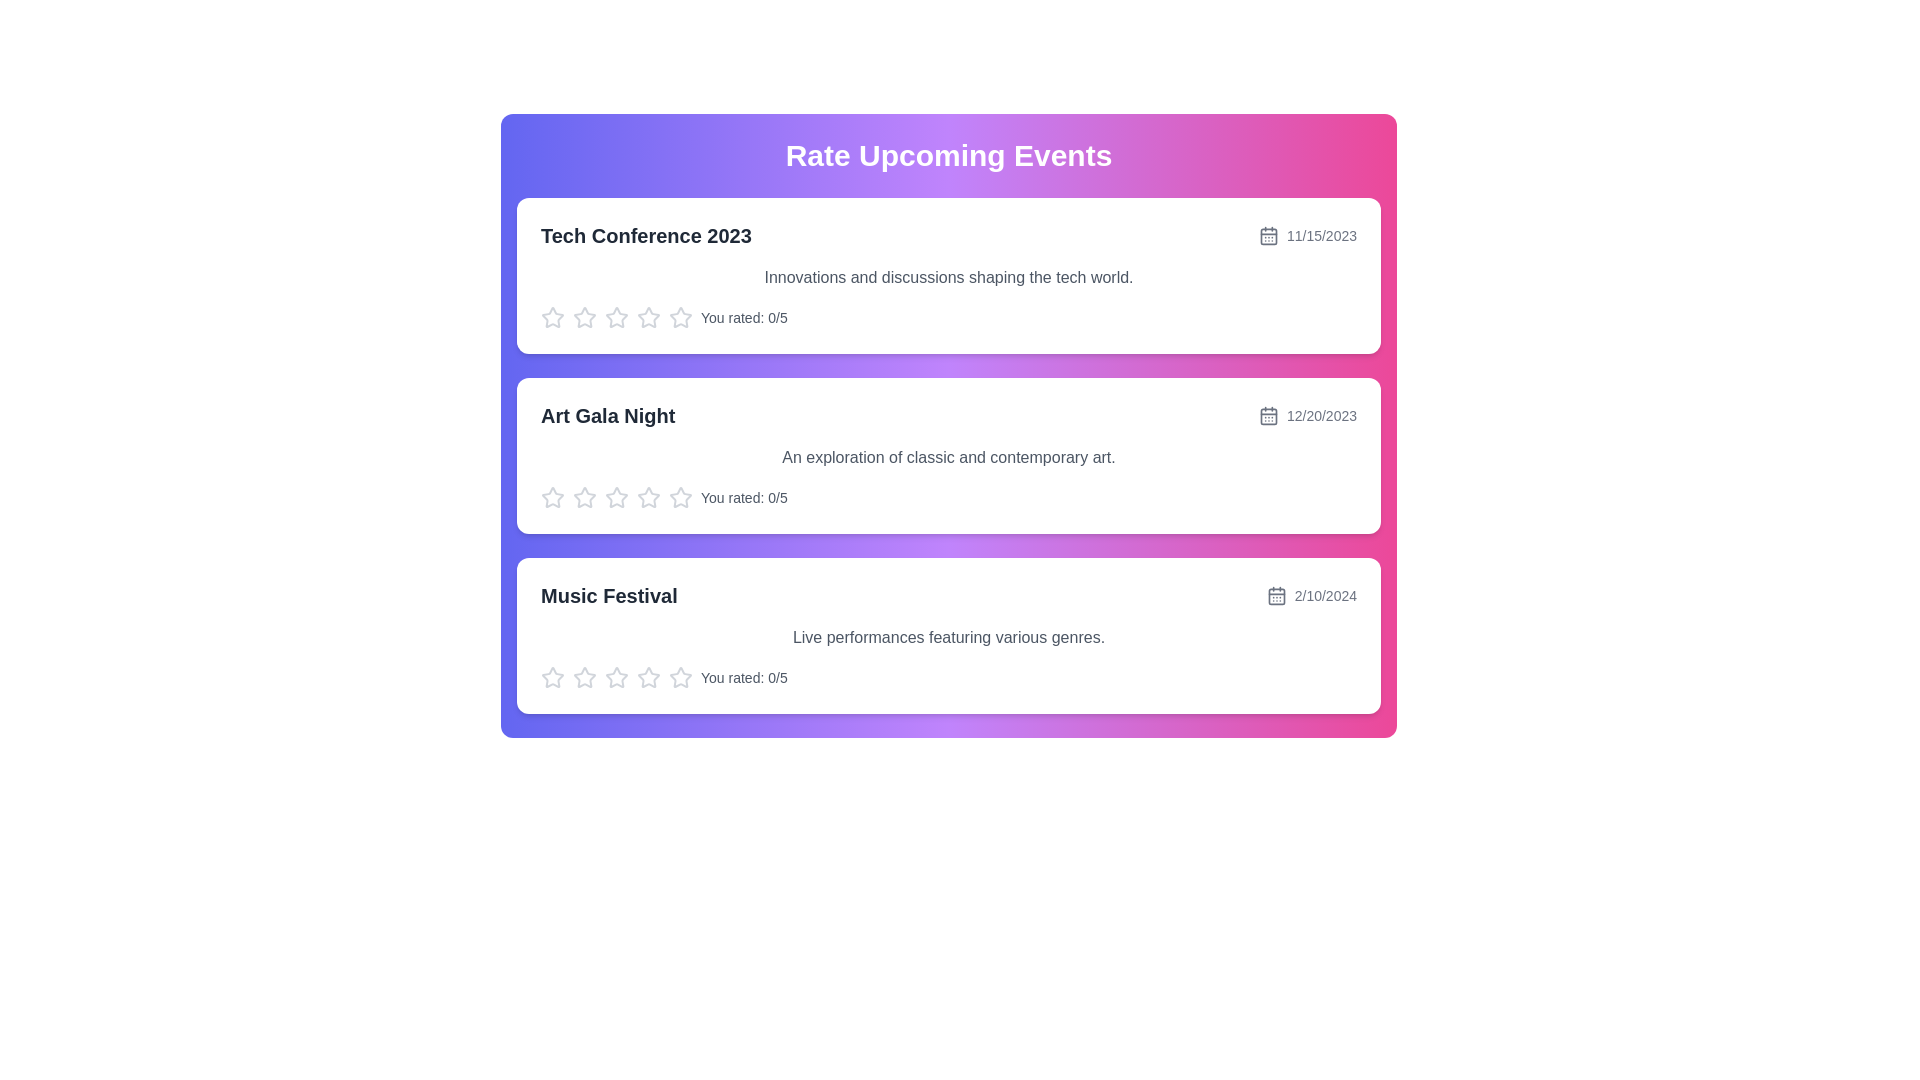 This screenshot has height=1080, width=1920. I want to click on the first star icon in the rating component under the 'Tech Conference 2023' title, so click(616, 316).